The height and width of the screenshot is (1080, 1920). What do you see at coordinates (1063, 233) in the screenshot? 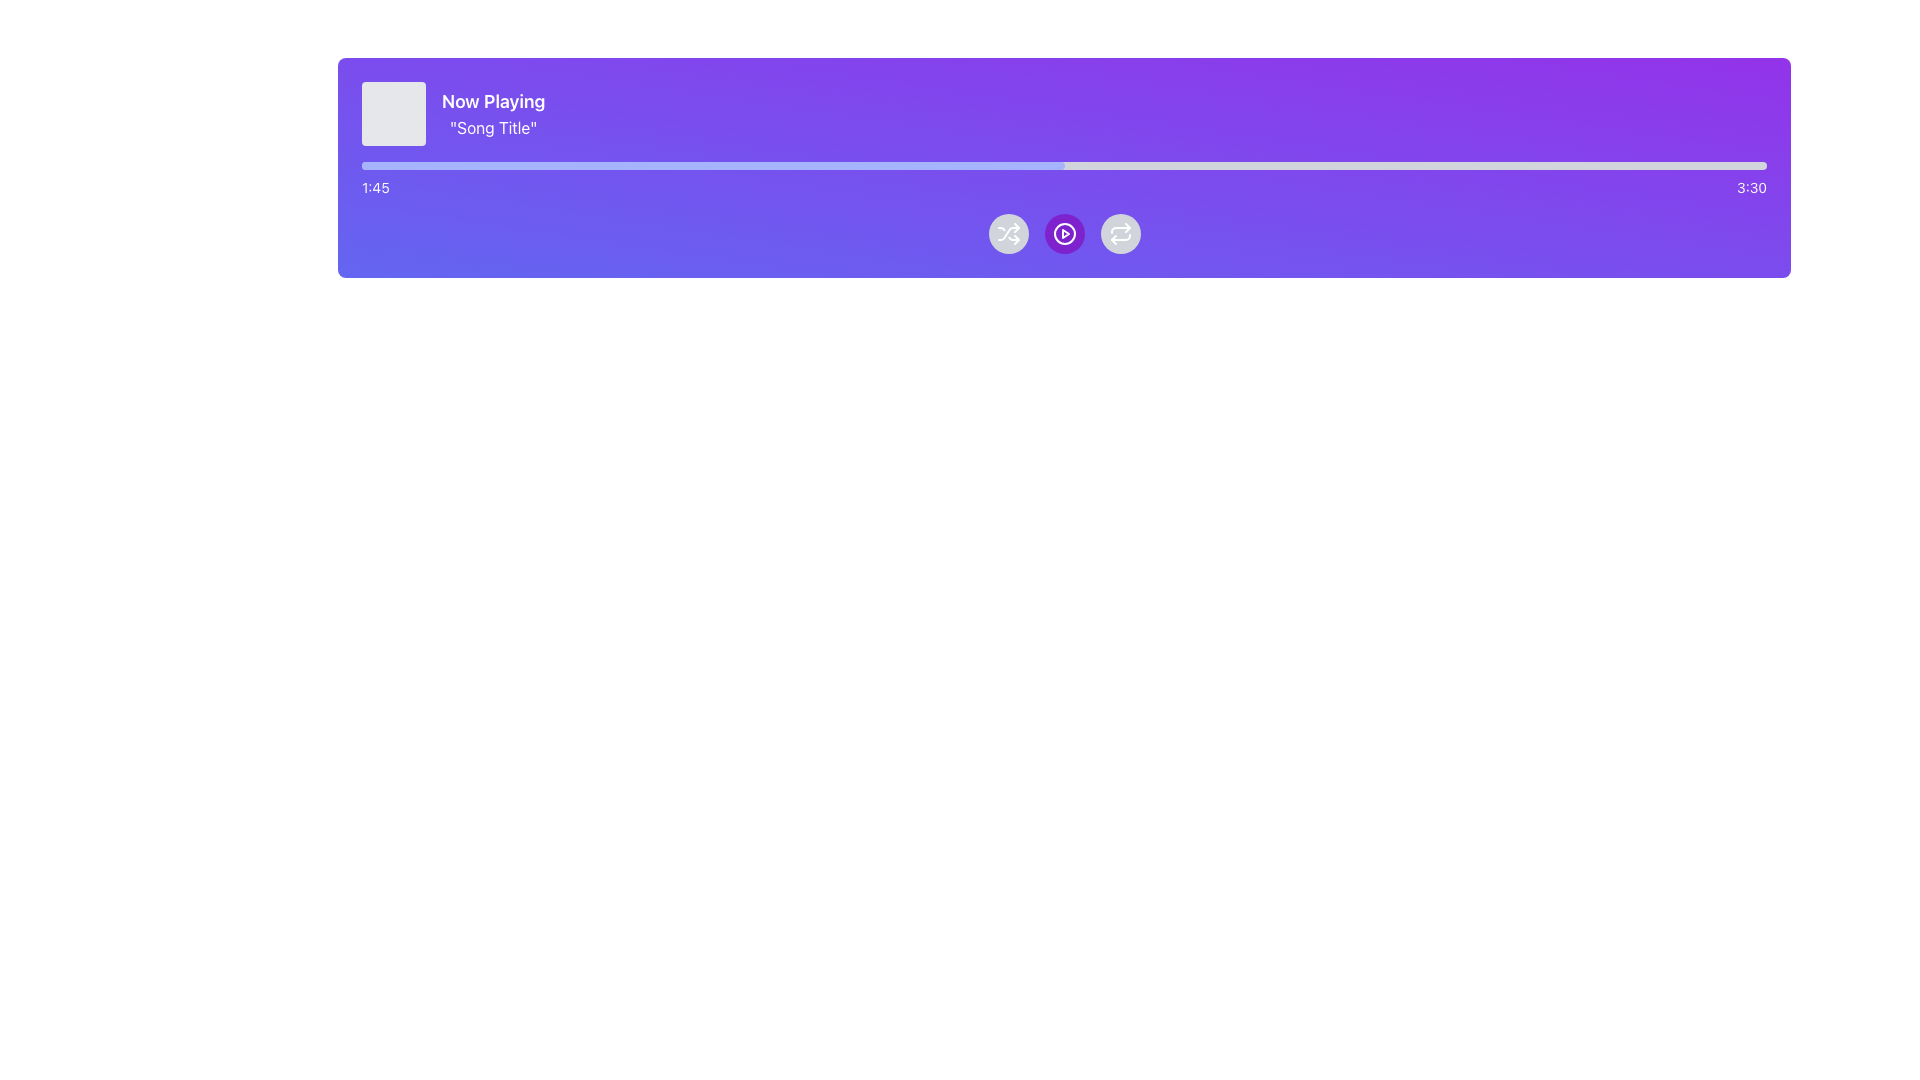
I see `the central 'Play' button located below the progress bar` at bounding box center [1063, 233].